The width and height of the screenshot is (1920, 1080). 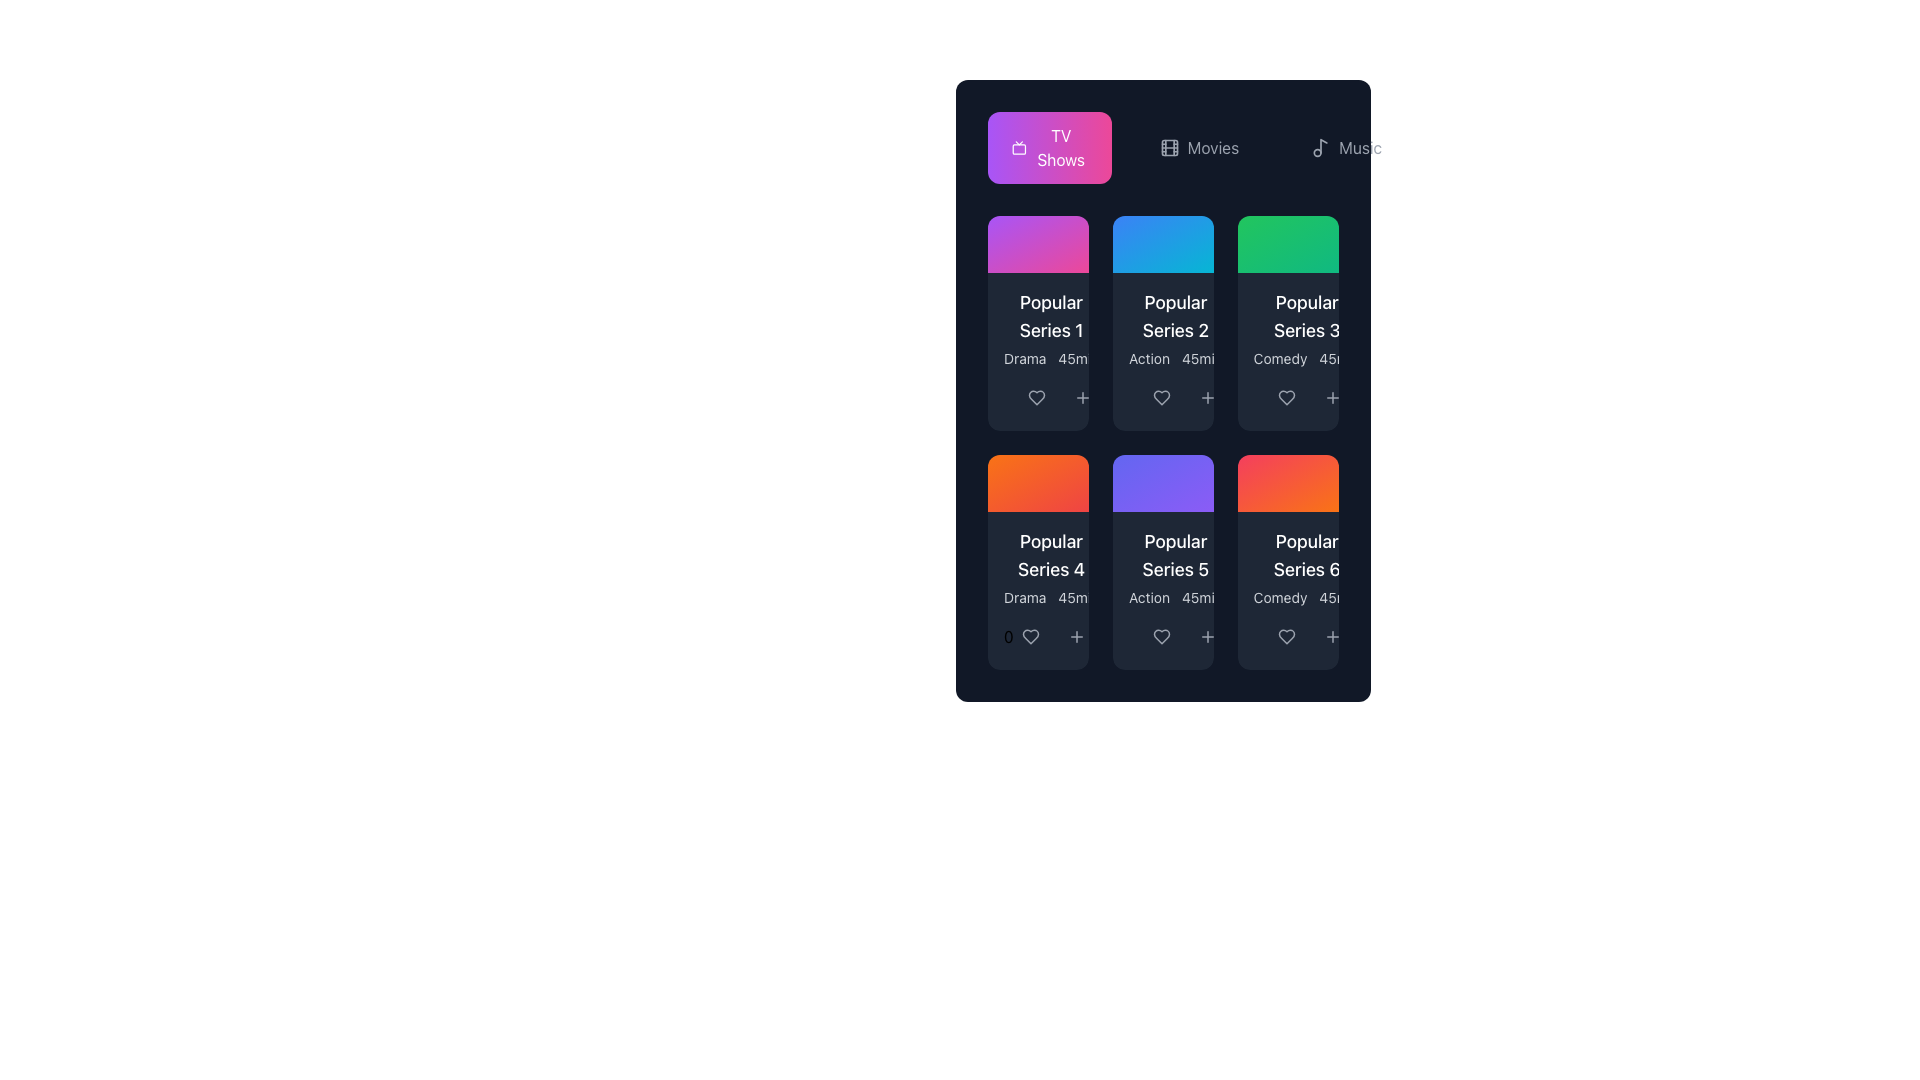 What do you see at coordinates (1307, 327) in the screenshot?
I see `the text block displaying 'Popular Series 3' with smaller texts 'Comedy' and '45min' below it, located in the second row and third column of the grid layout` at bounding box center [1307, 327].